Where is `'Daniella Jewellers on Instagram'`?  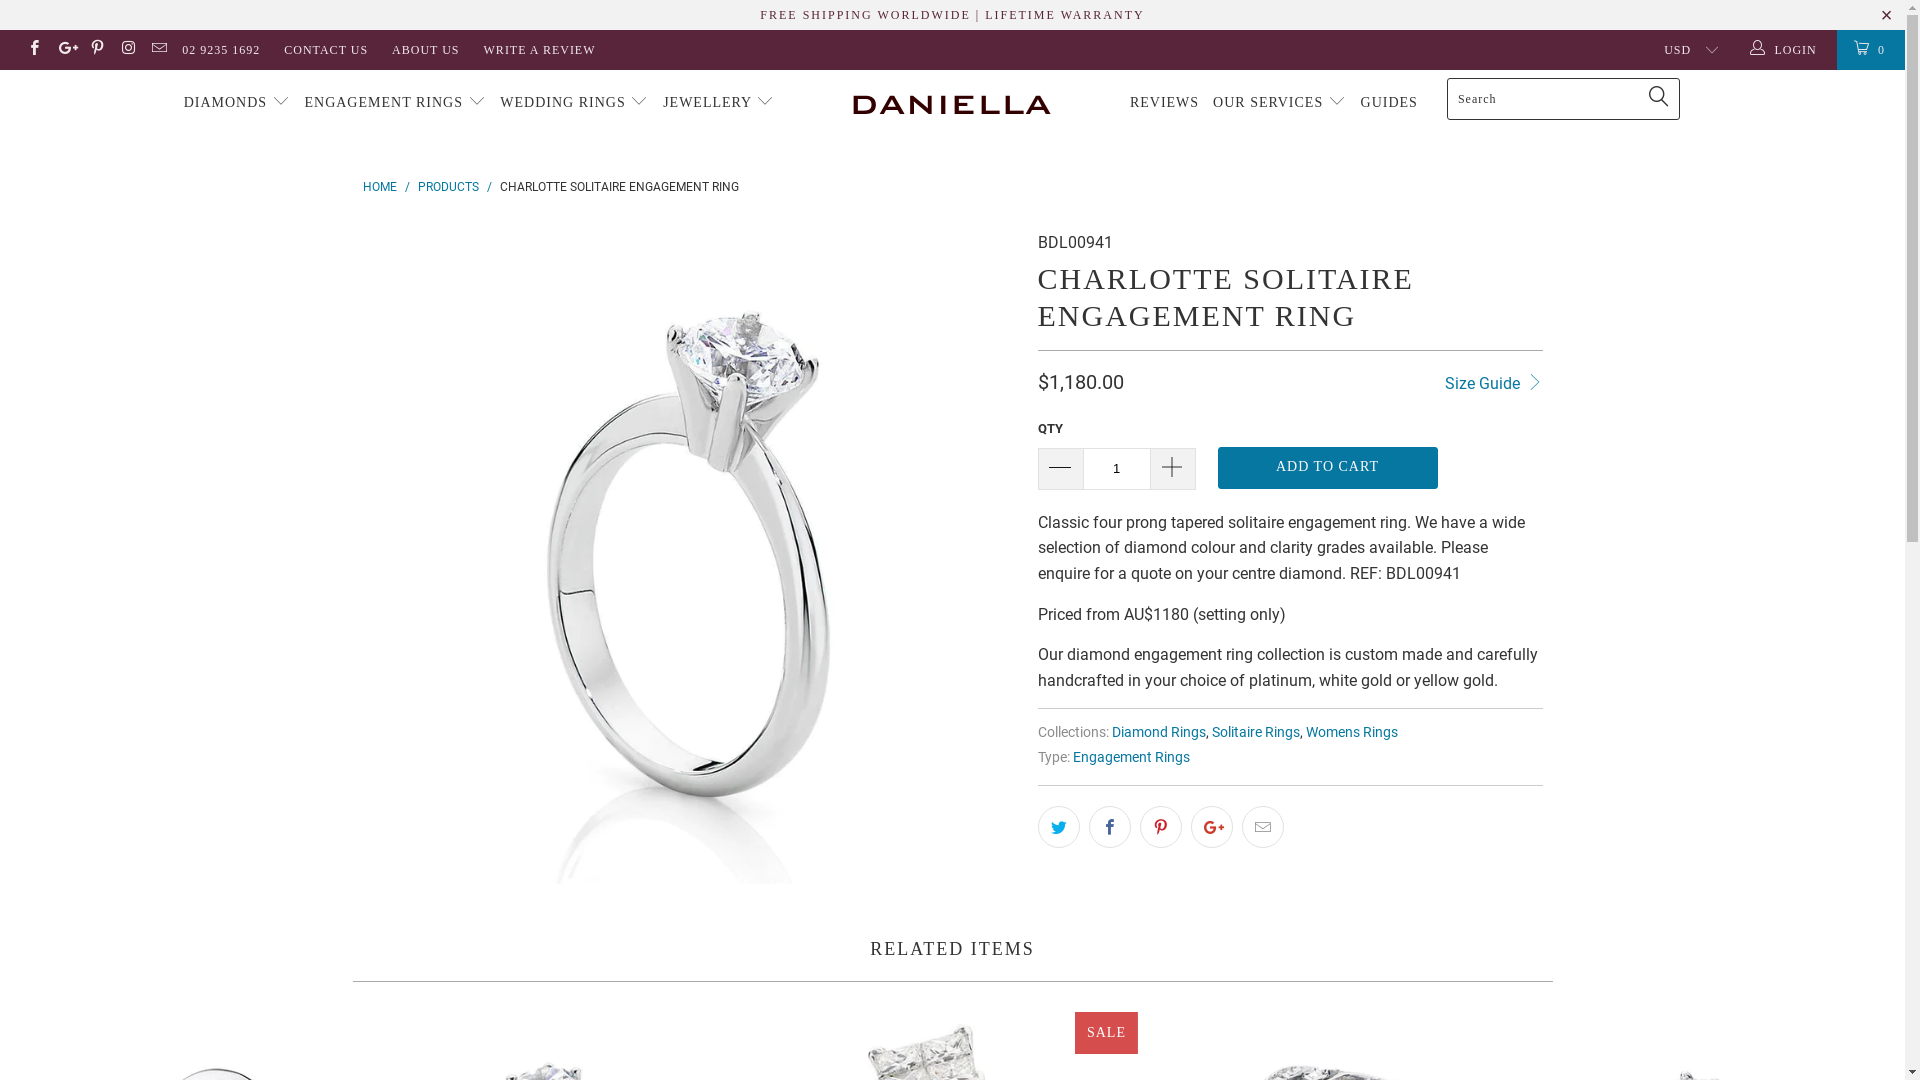
'Daniella Jewellers on Instagram' is located at coordinates (118, 49).